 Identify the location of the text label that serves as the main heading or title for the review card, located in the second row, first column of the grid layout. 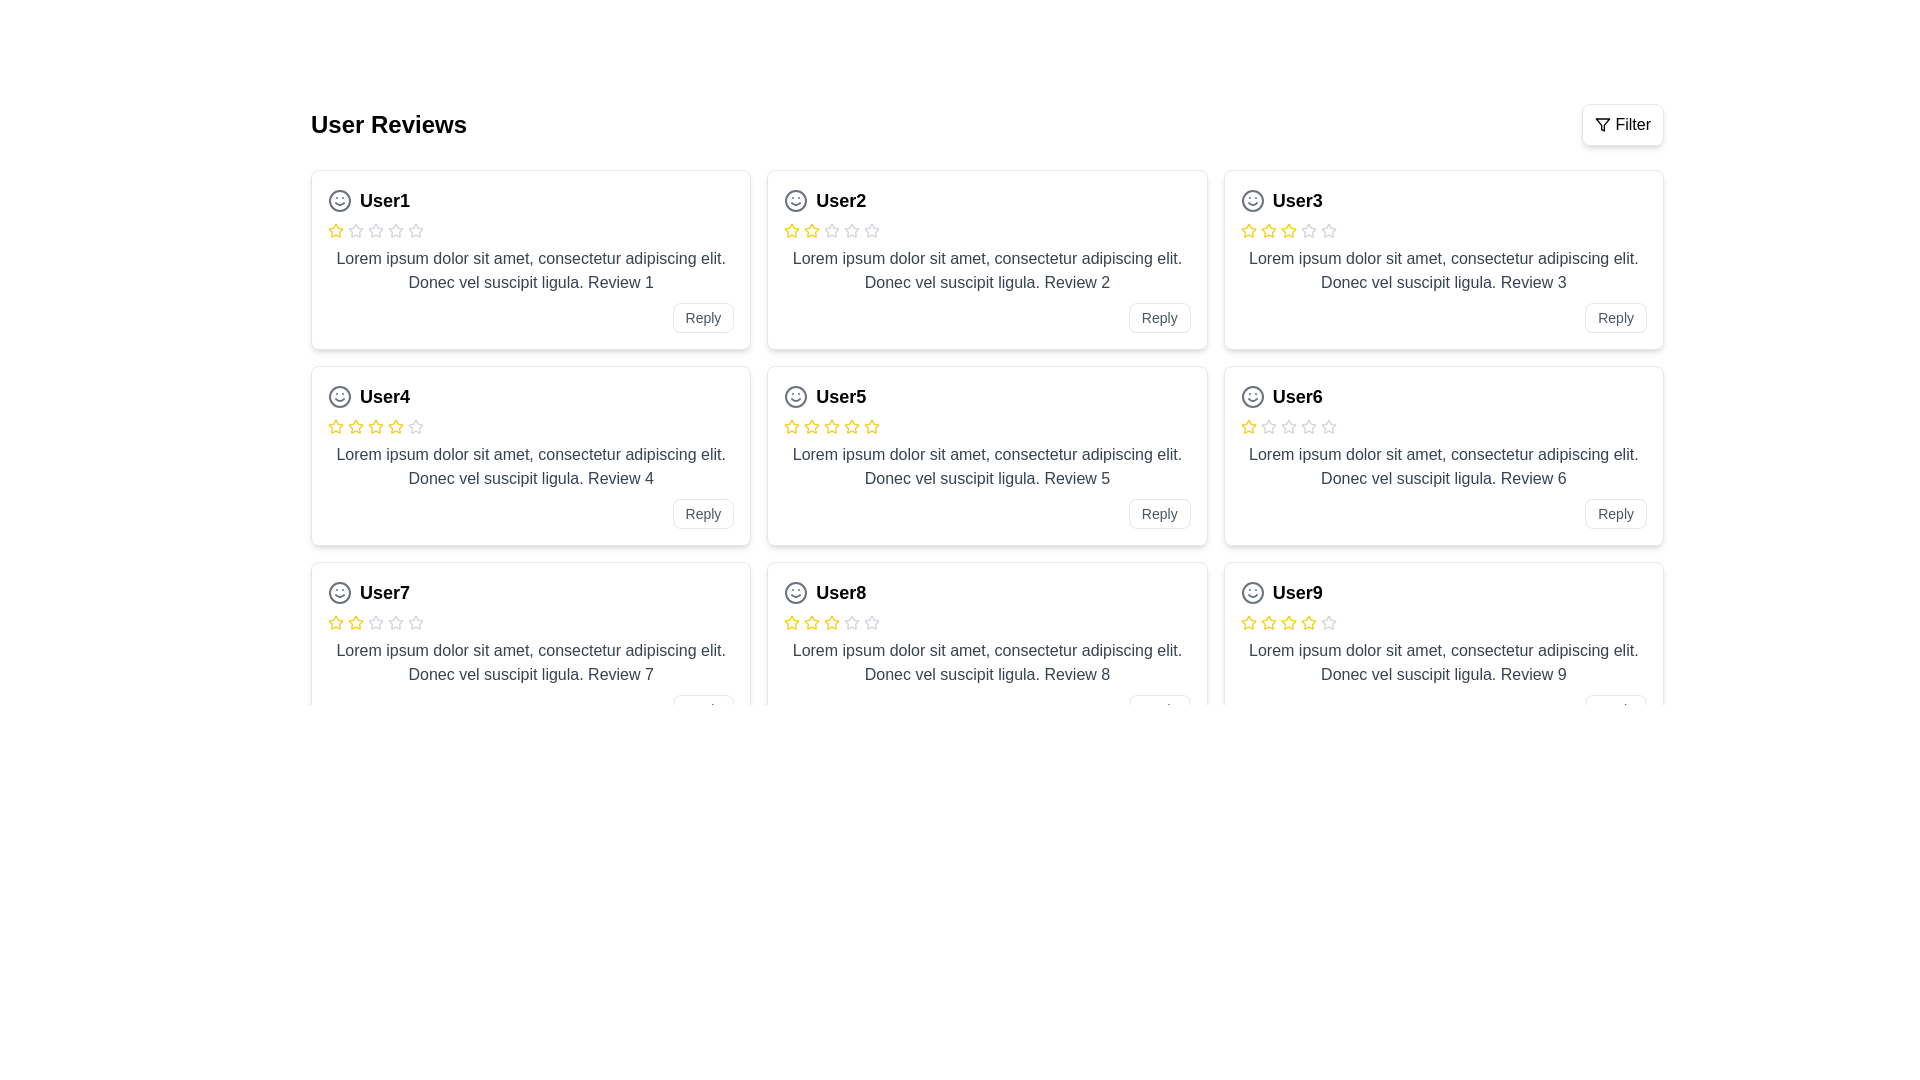
(384, 397).